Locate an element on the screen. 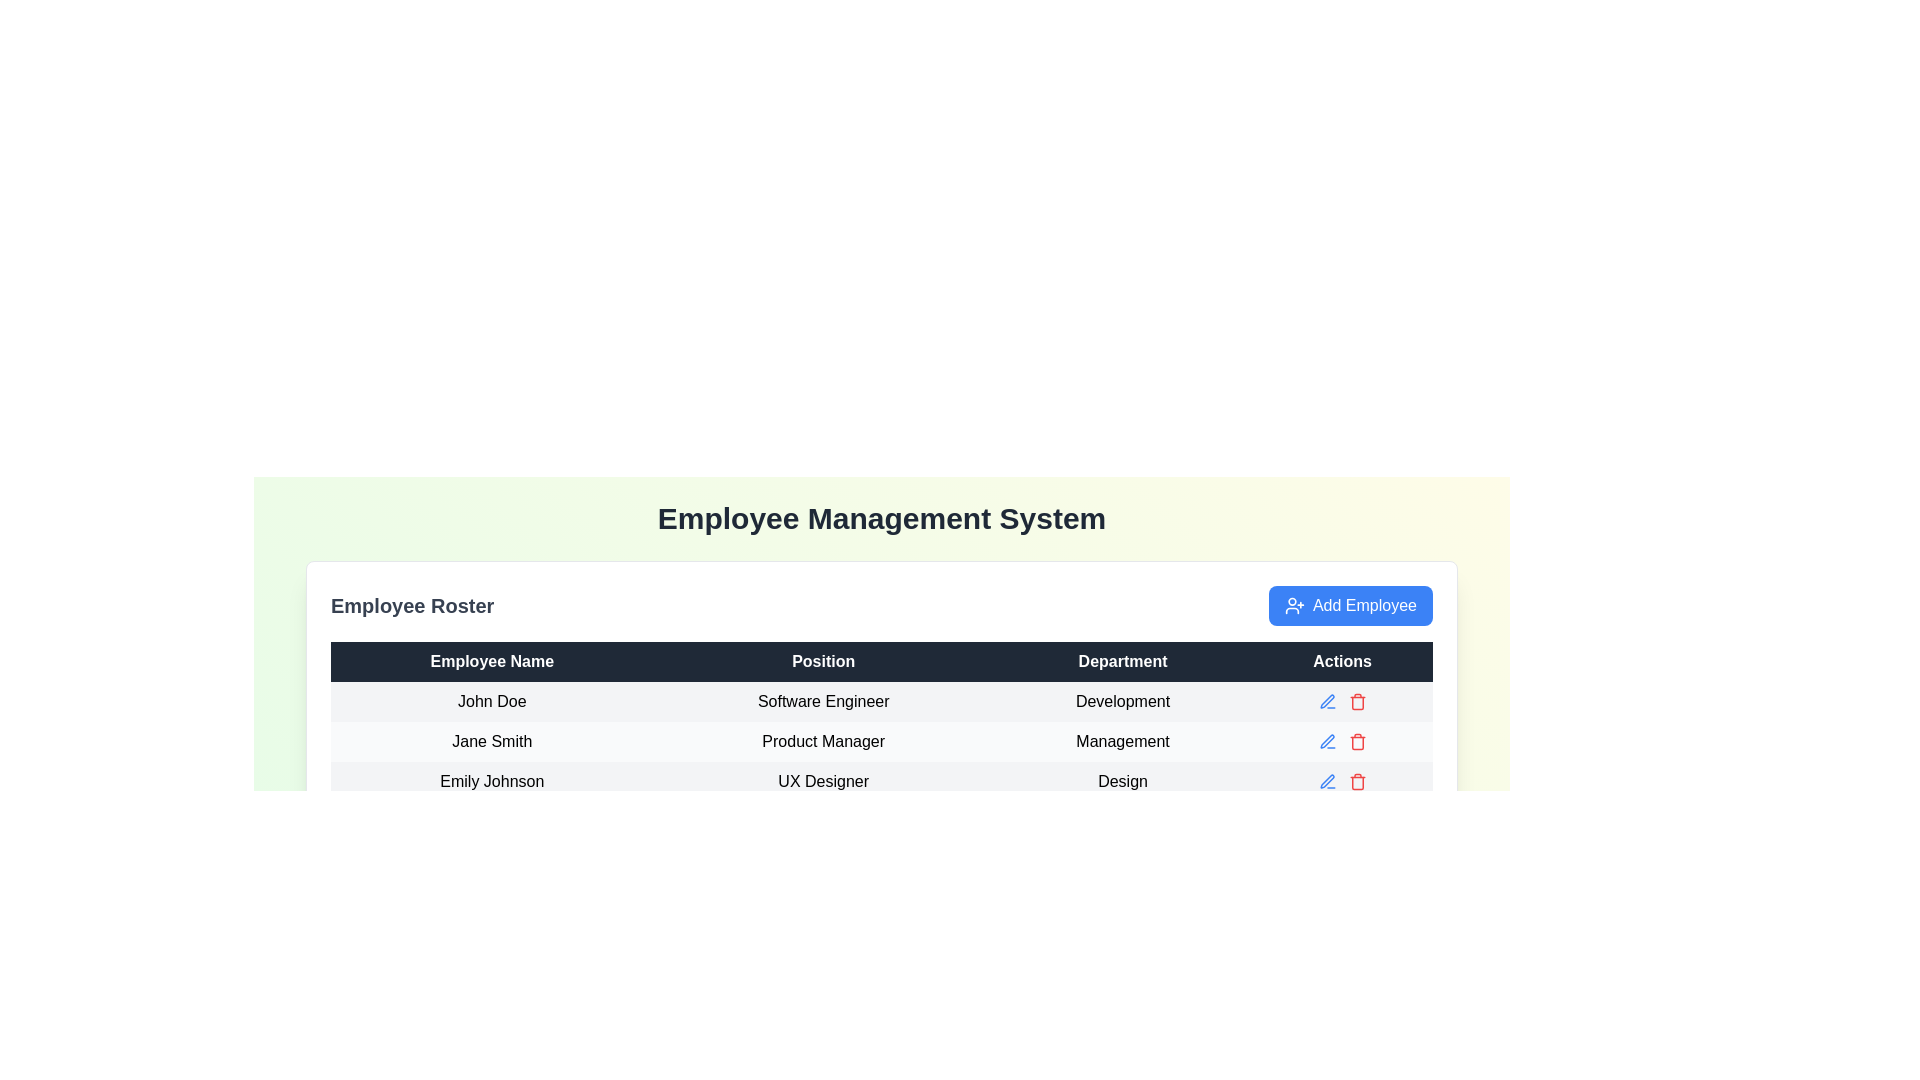  the text element displaying 'Development' in black font under the 'Department' column of the Employee Roster table is located at coordinates (1123, 701).